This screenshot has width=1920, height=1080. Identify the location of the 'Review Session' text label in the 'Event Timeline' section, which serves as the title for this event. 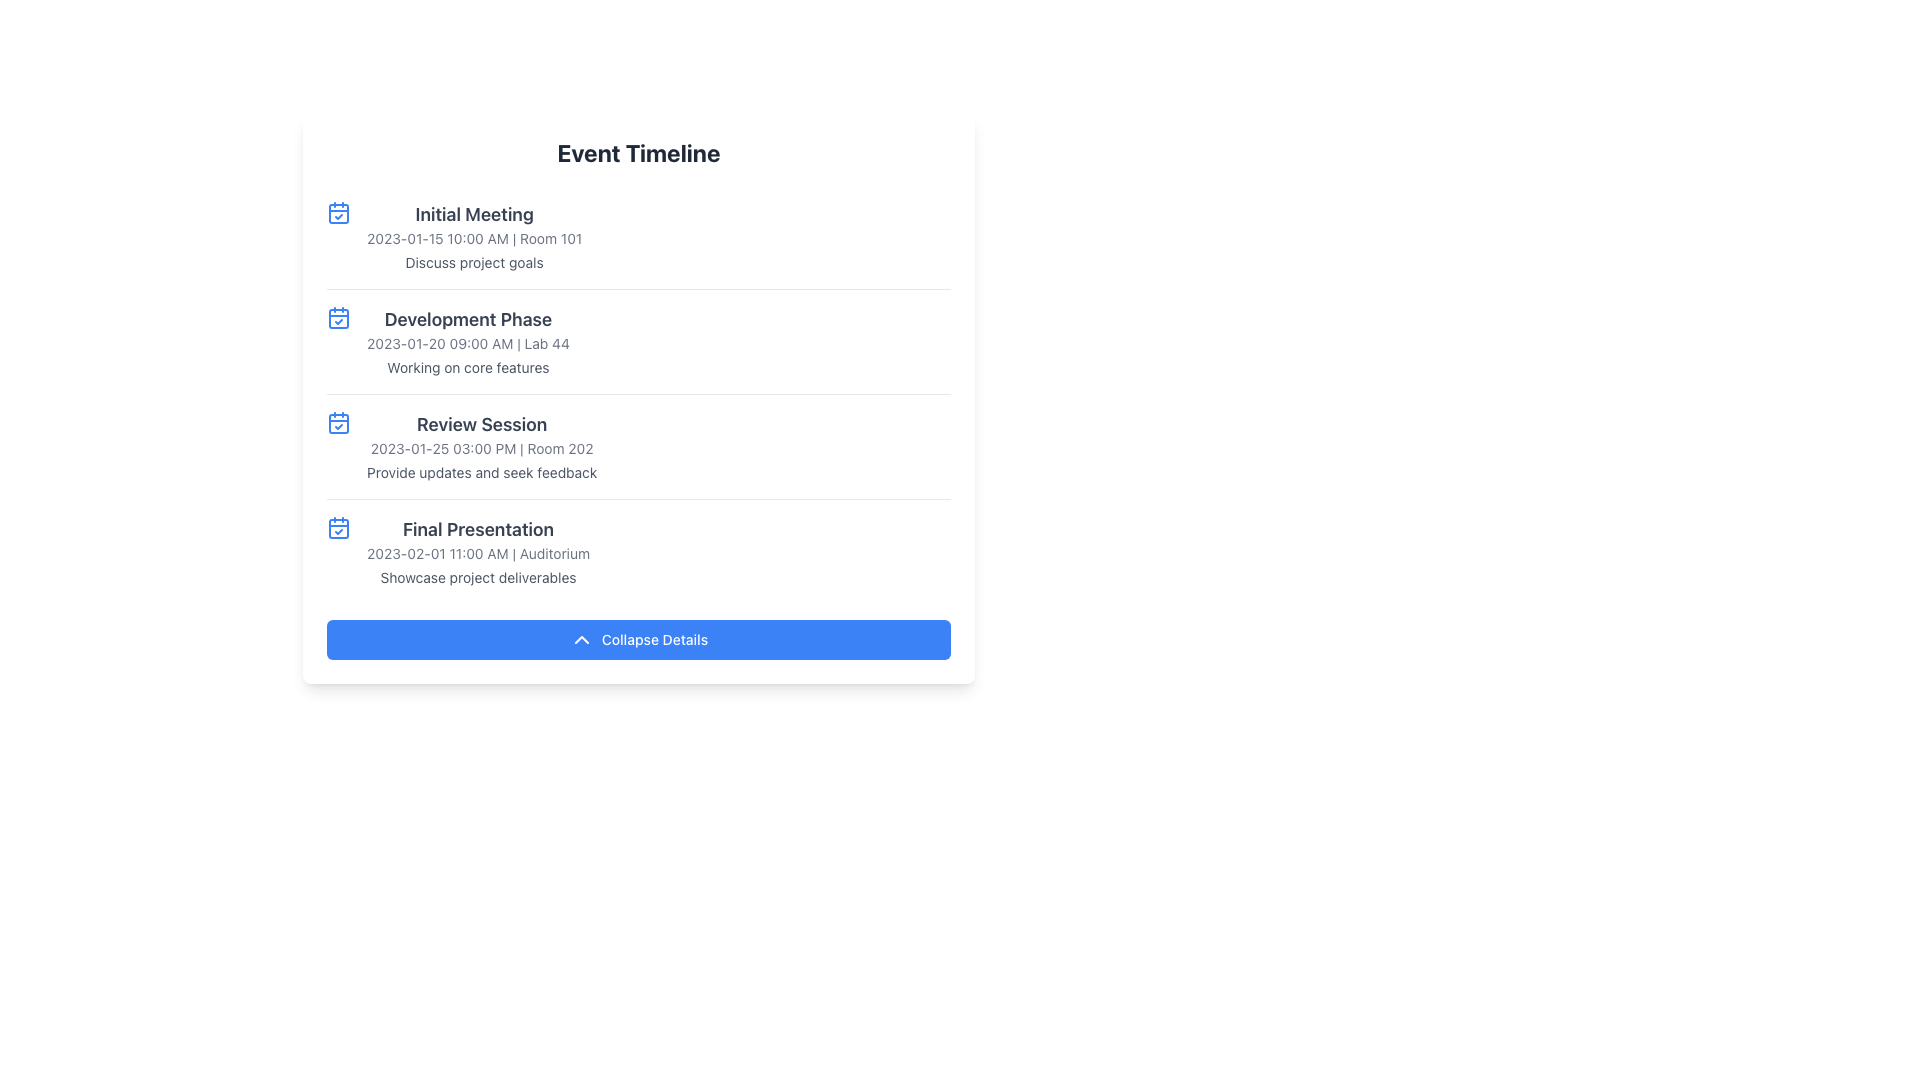
(482, 423).